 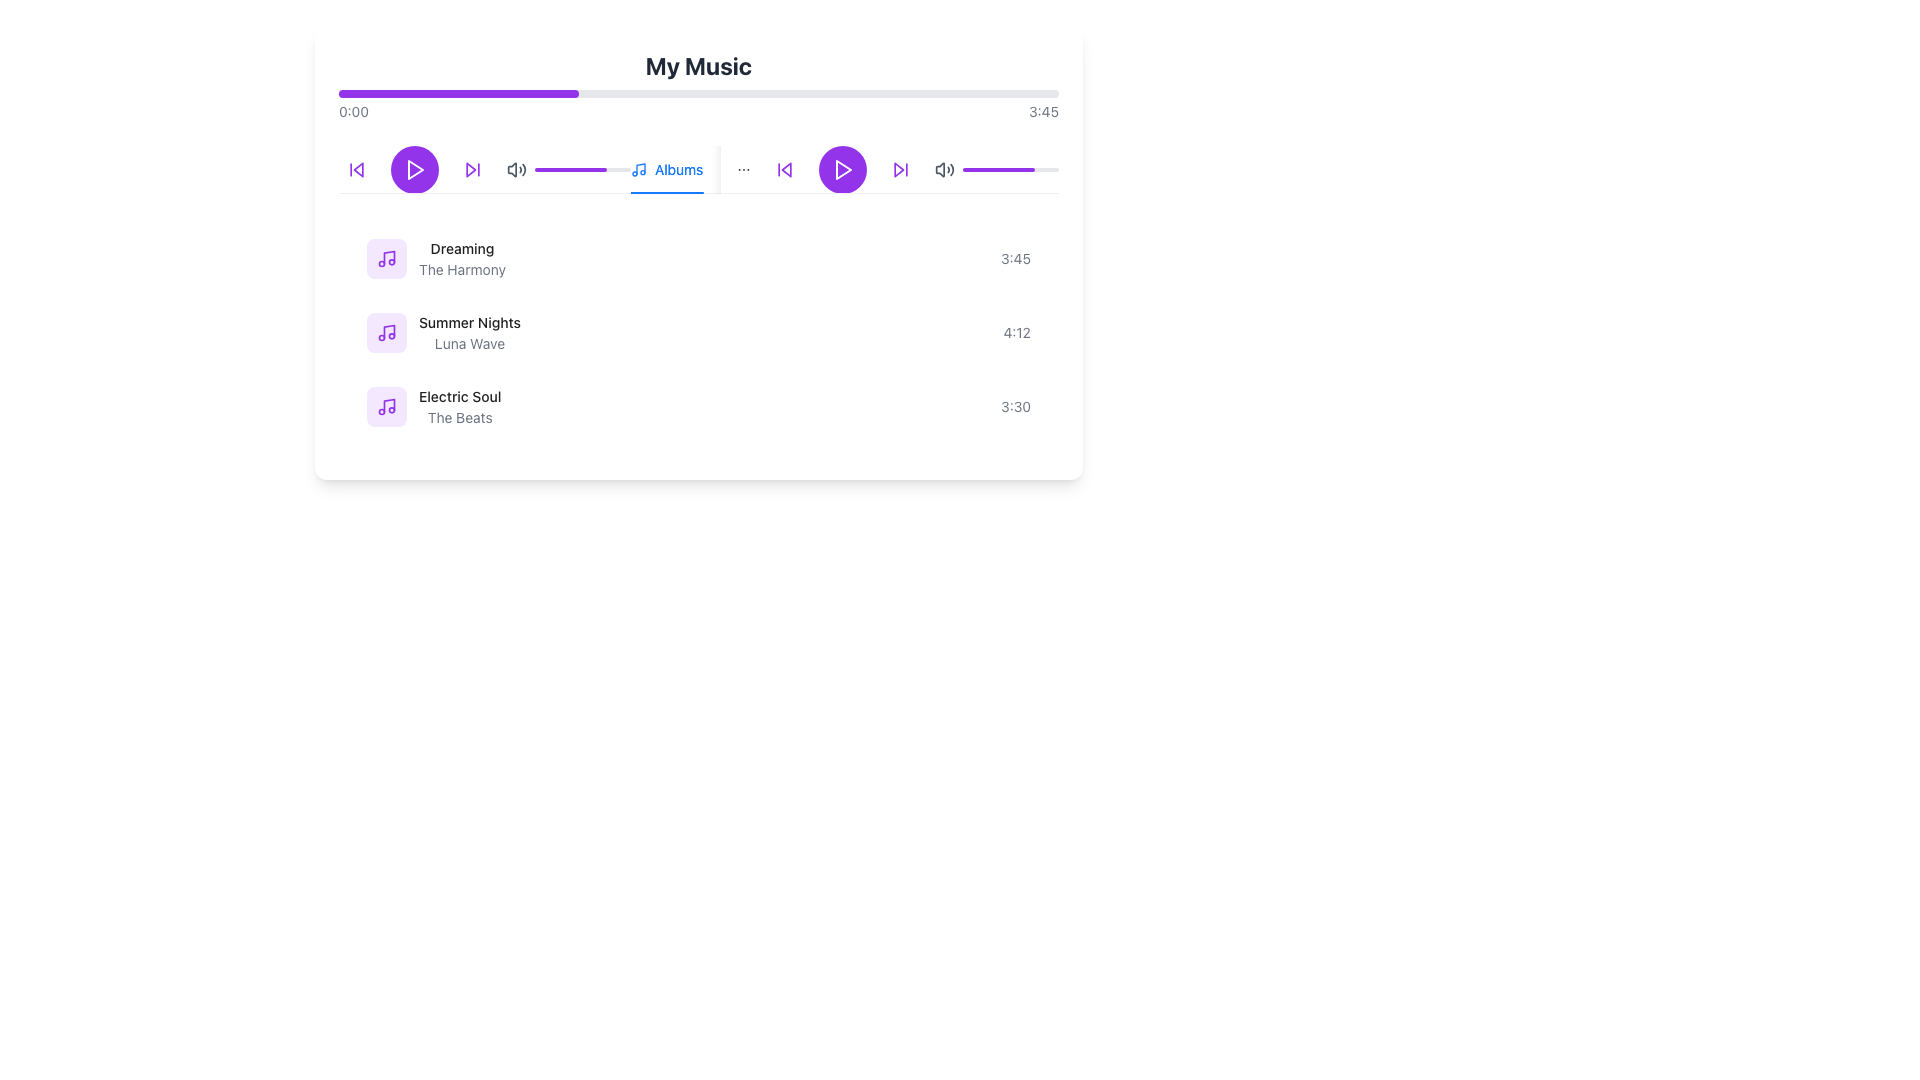 I want to click on the play icon, which is a triangular icon located in a purple circle button in the top navigation bar of the music player, so click(x=415, y=168).